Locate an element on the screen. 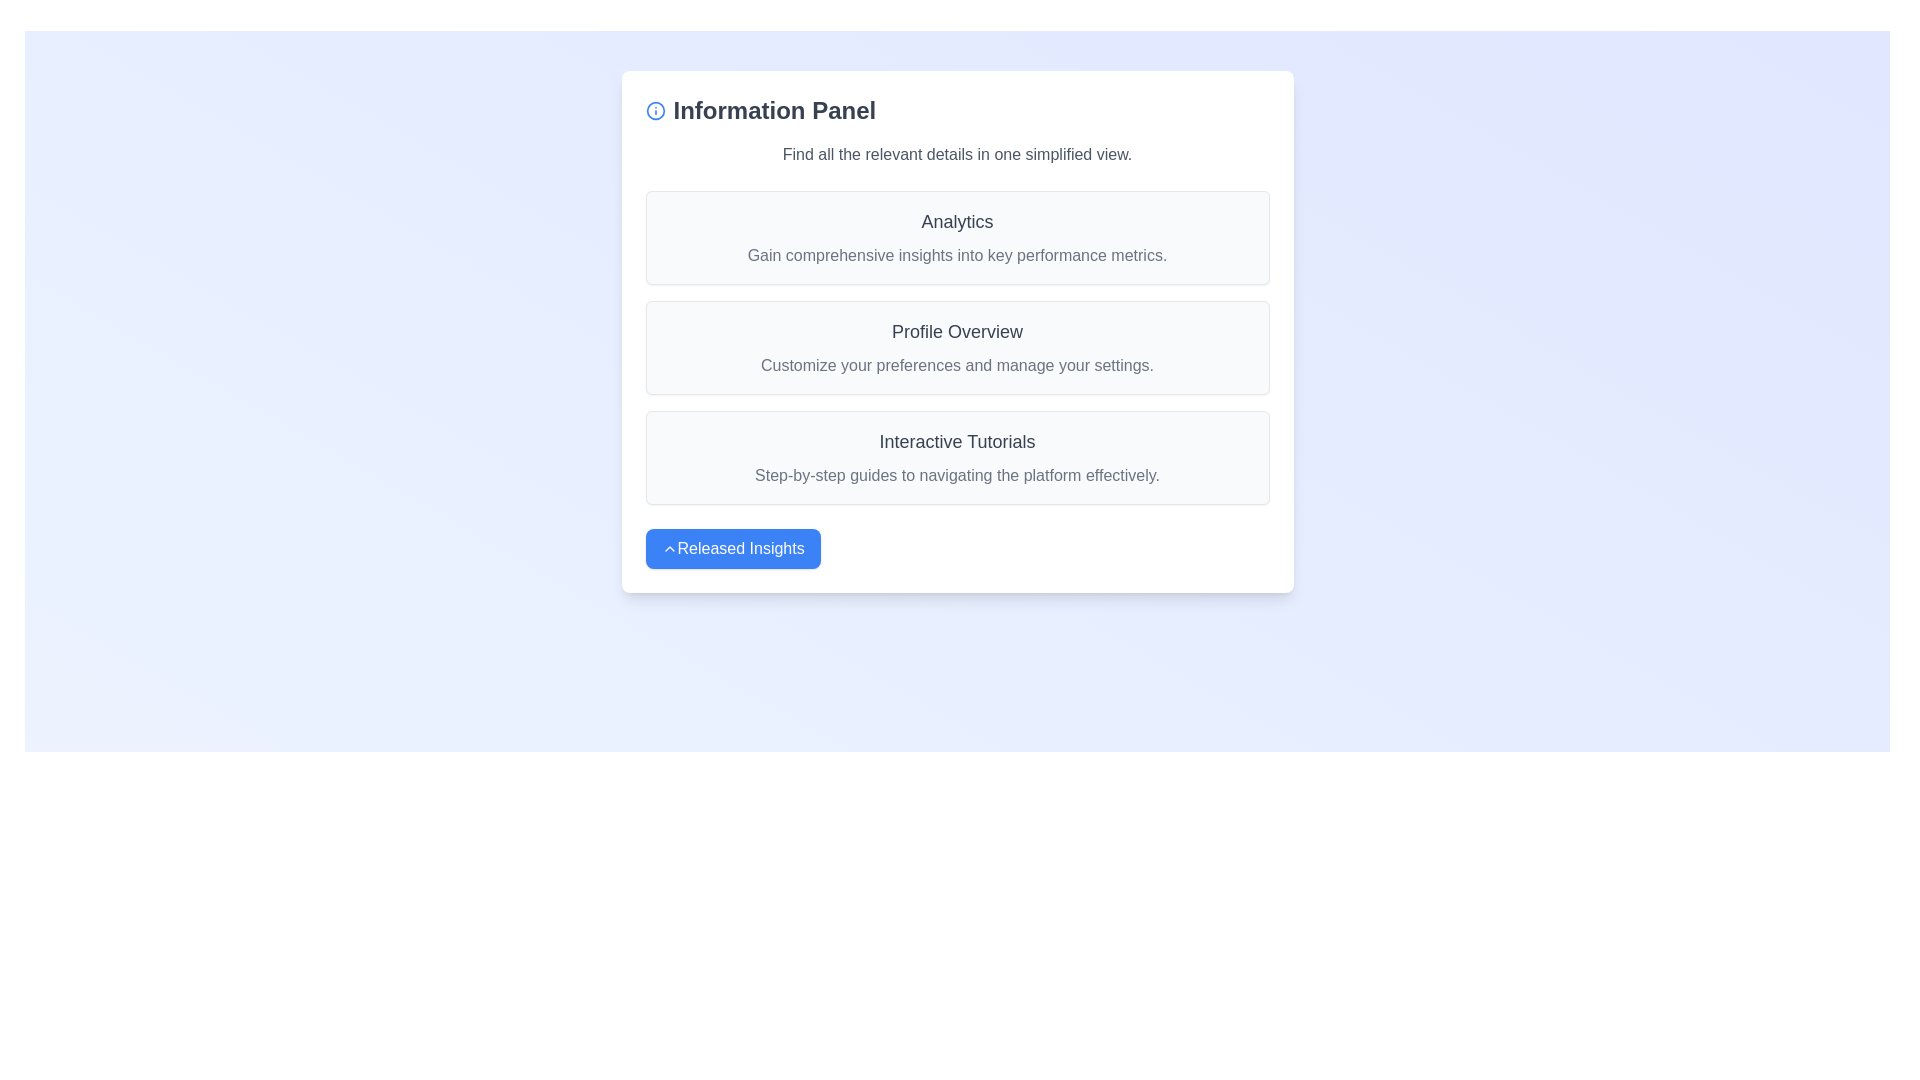 The width and height of the screenshot is (1920, 1080). the first informational card in the 'Information Panel' that describes the 'Analytics' feature is located at coordinates (956, 237).